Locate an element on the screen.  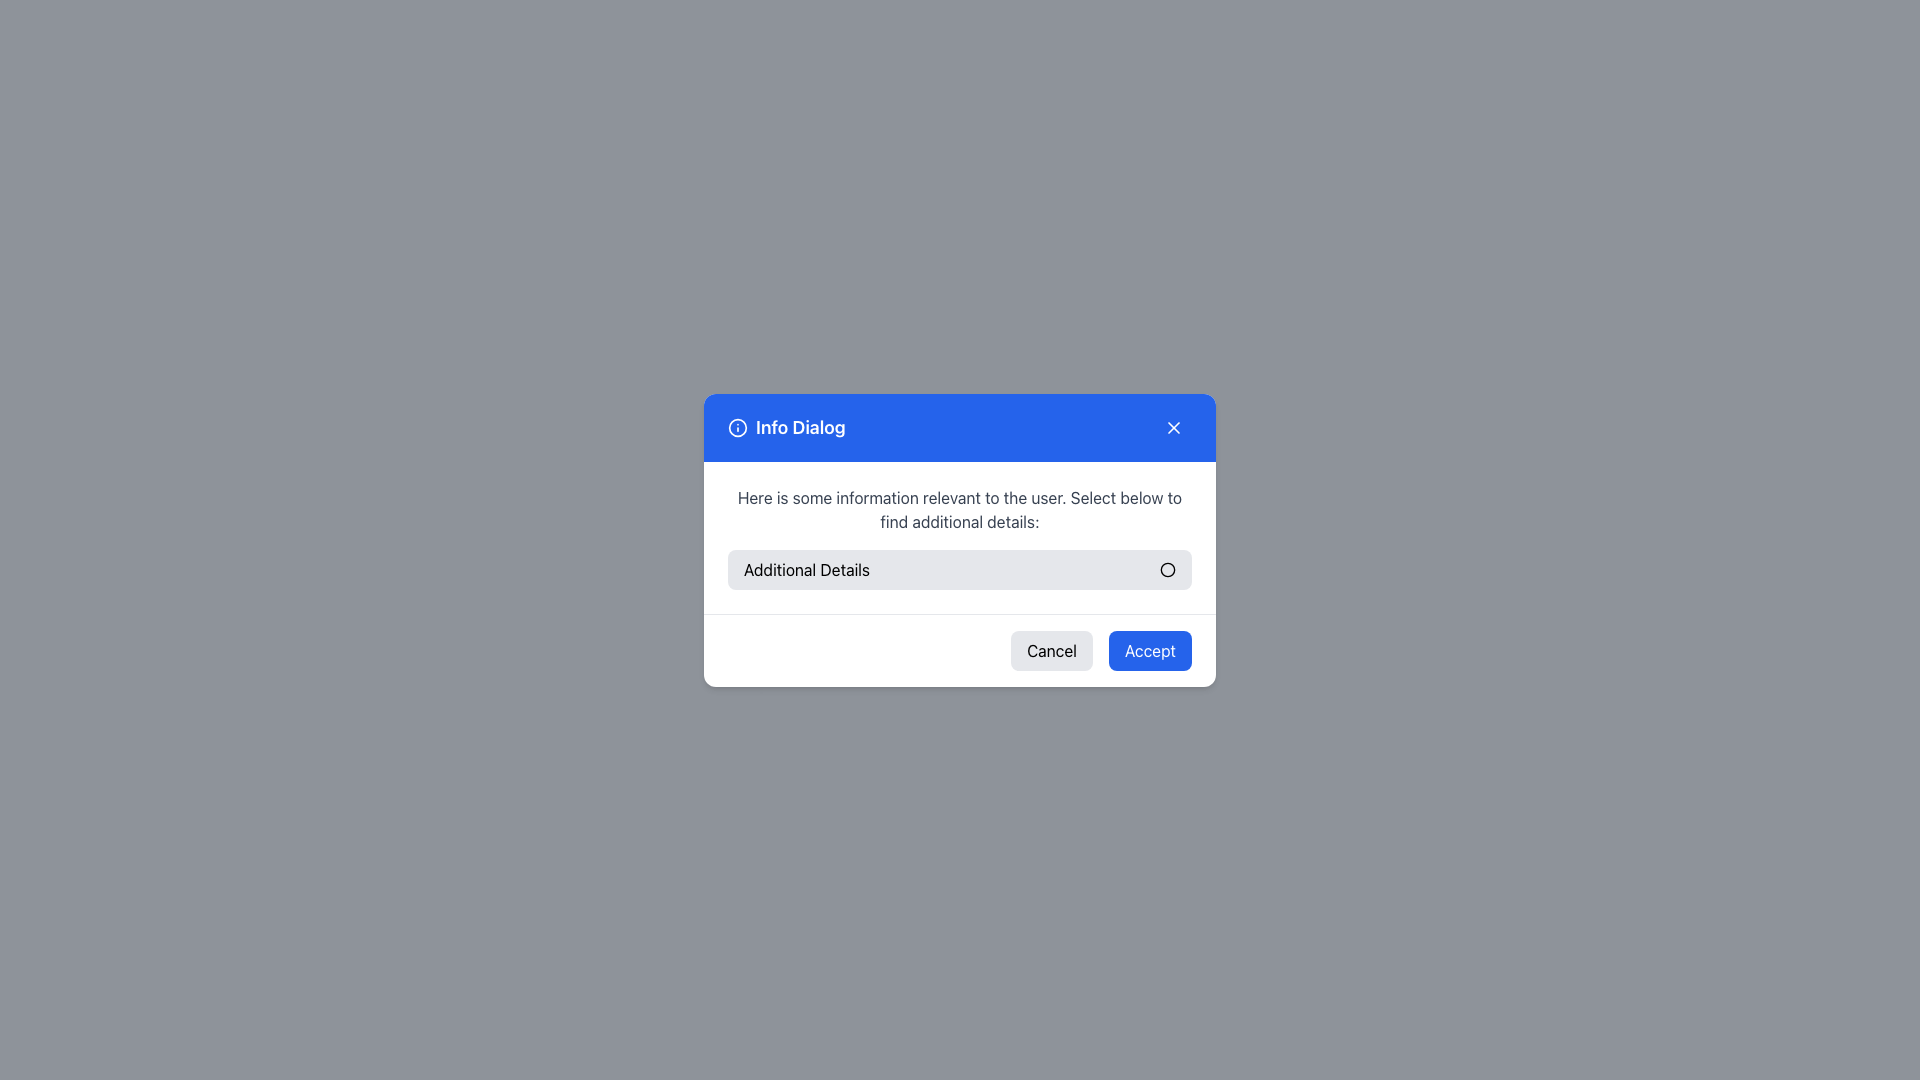
the 'Accept' button, which is a rectangular button with a blue background and white text, located at the bottom right of the dialog box is located at coordinates (1150, 650).